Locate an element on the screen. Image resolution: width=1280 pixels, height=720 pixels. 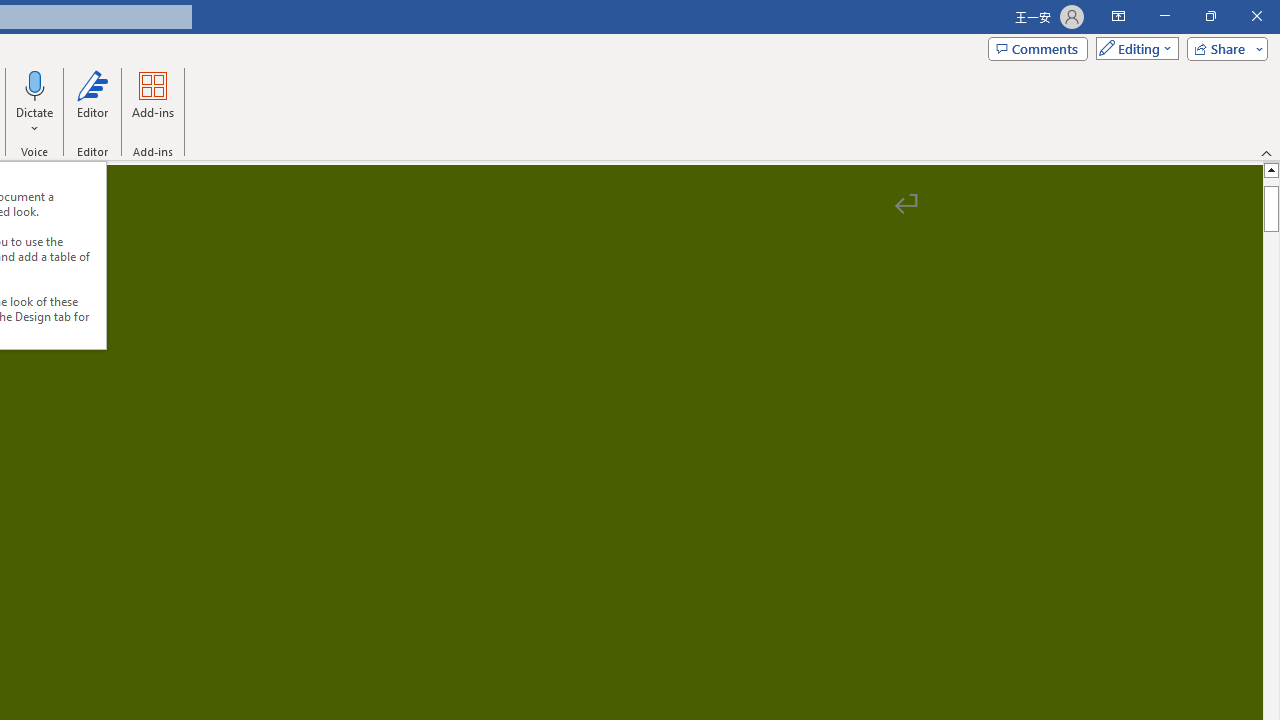
'Ribbon Display Options' is located at coordinates (1117, 16).